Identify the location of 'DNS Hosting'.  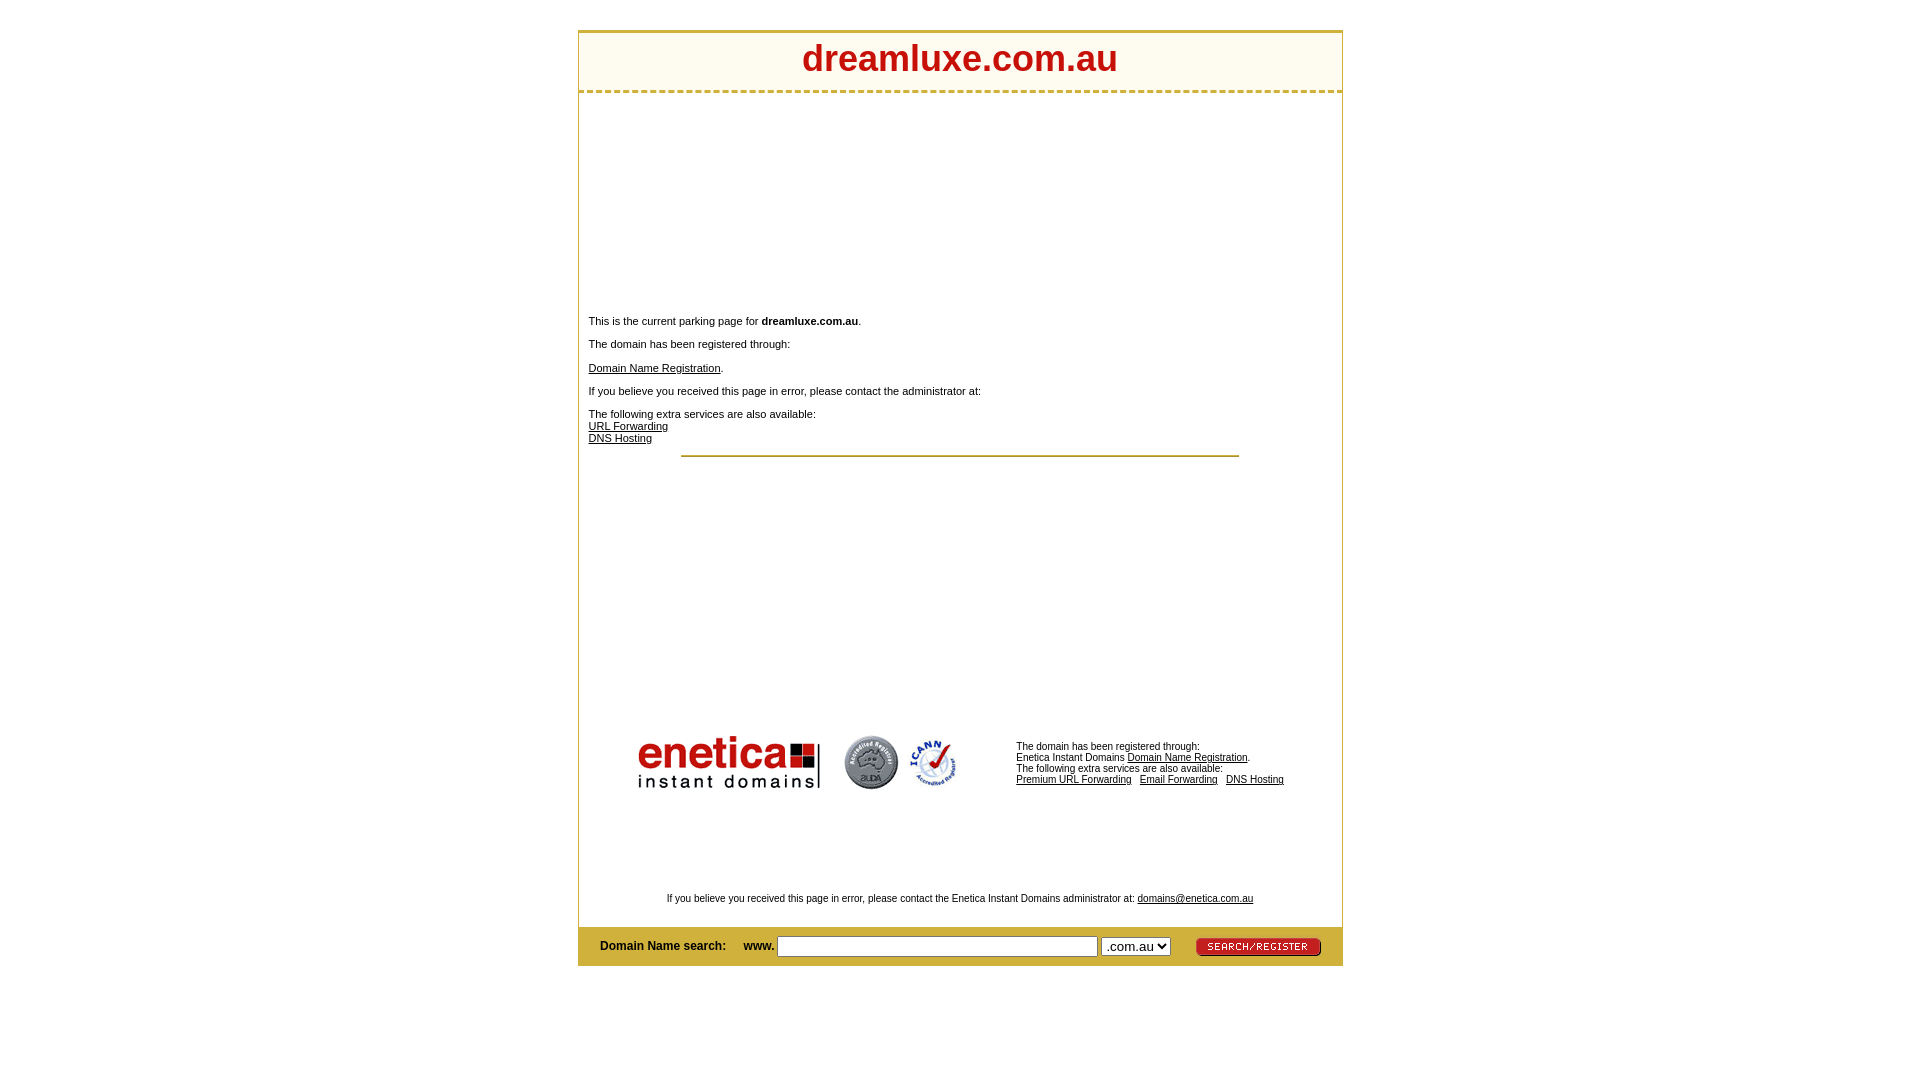
(1253, 778).